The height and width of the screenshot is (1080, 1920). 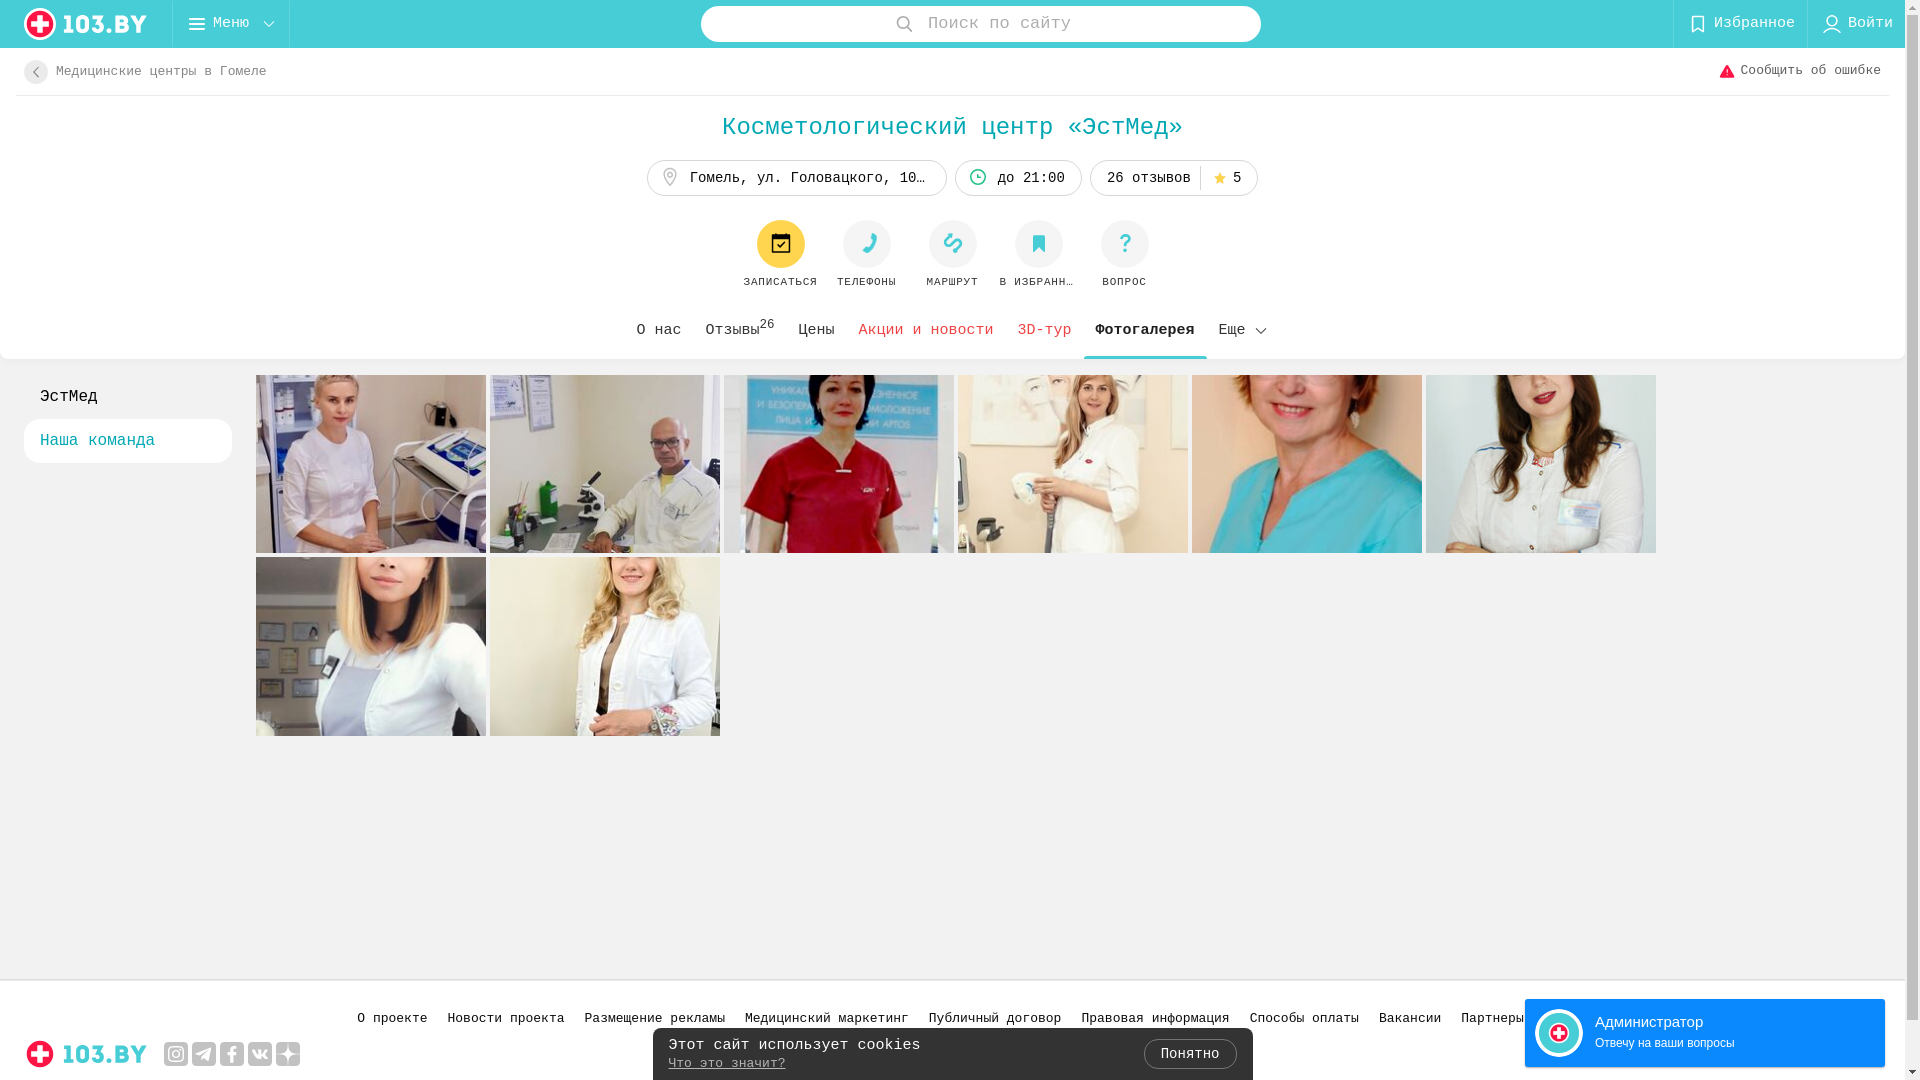 I want to click on 'facebook', so click(x=220, y=1052).